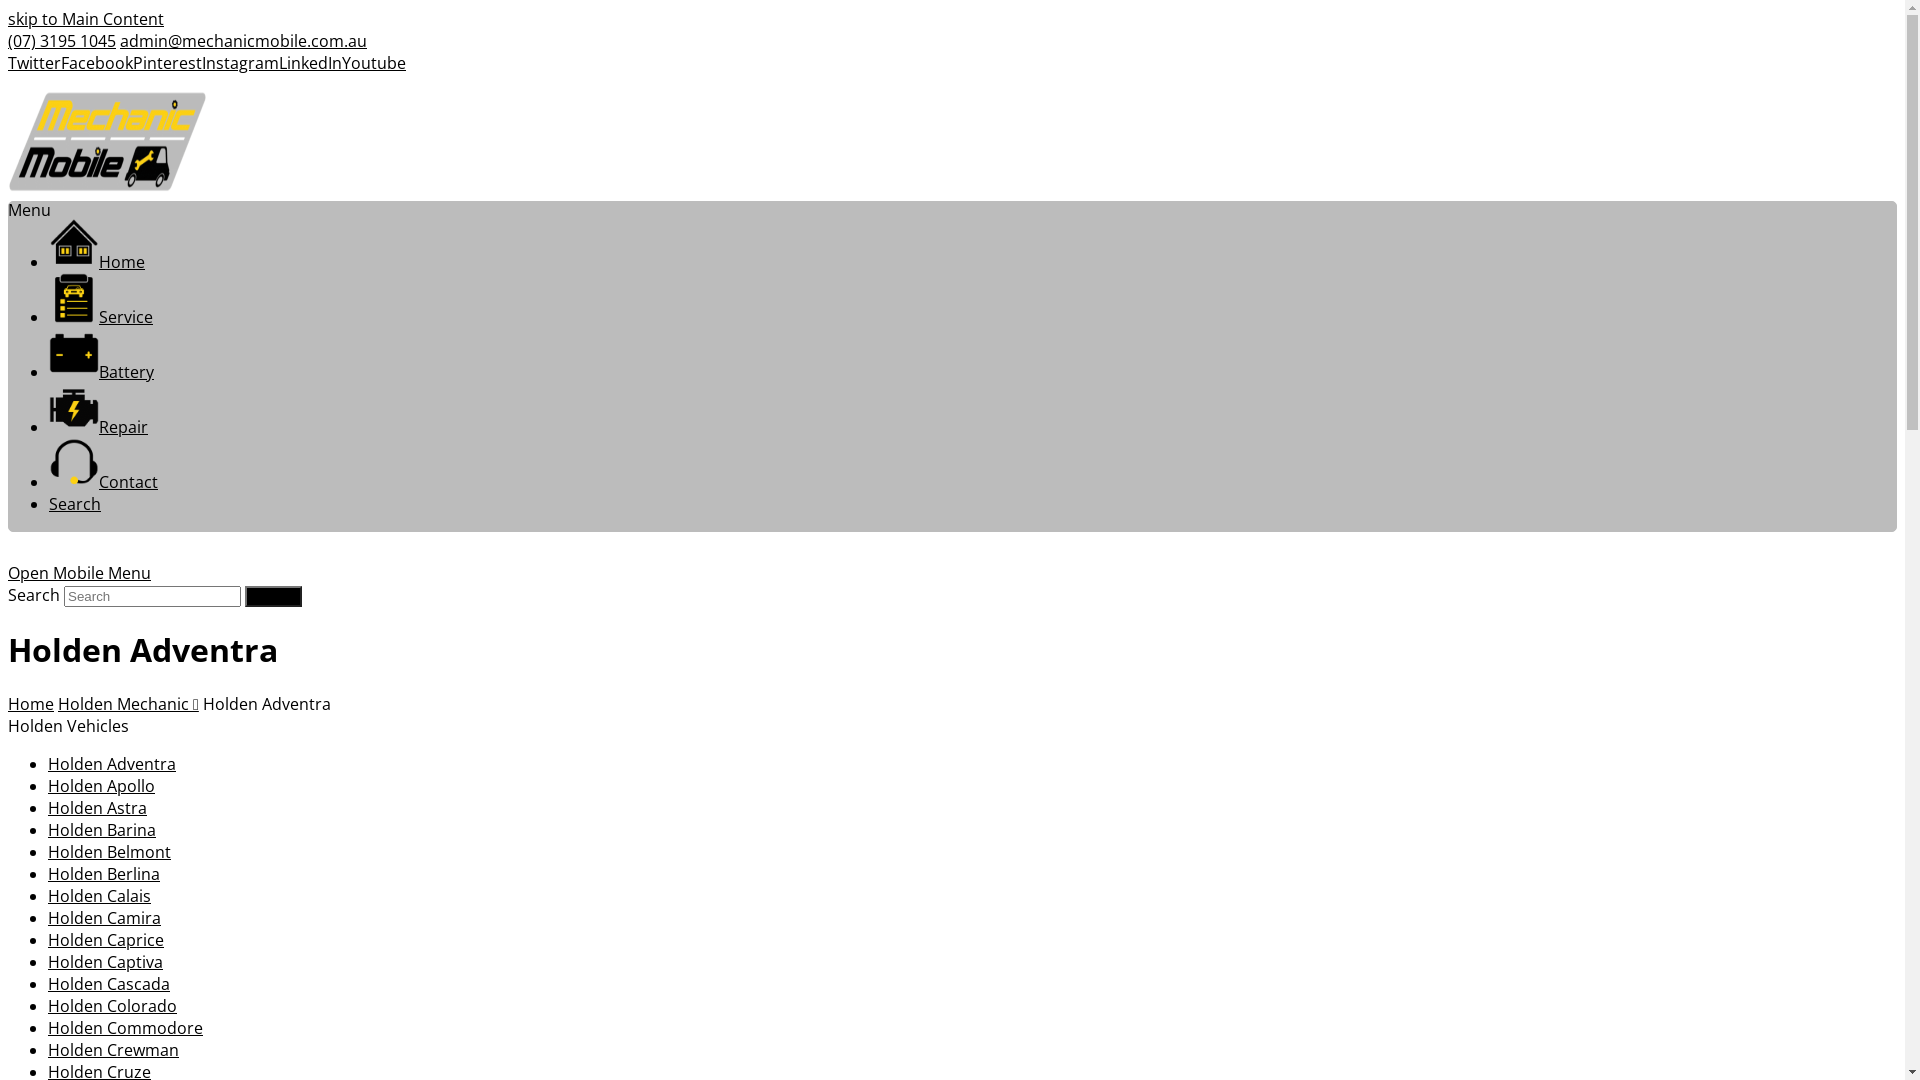 Image resolution: width=1920 pixels, height=1080 pixels. I want to click on 'Youtube', so click(374, 61).